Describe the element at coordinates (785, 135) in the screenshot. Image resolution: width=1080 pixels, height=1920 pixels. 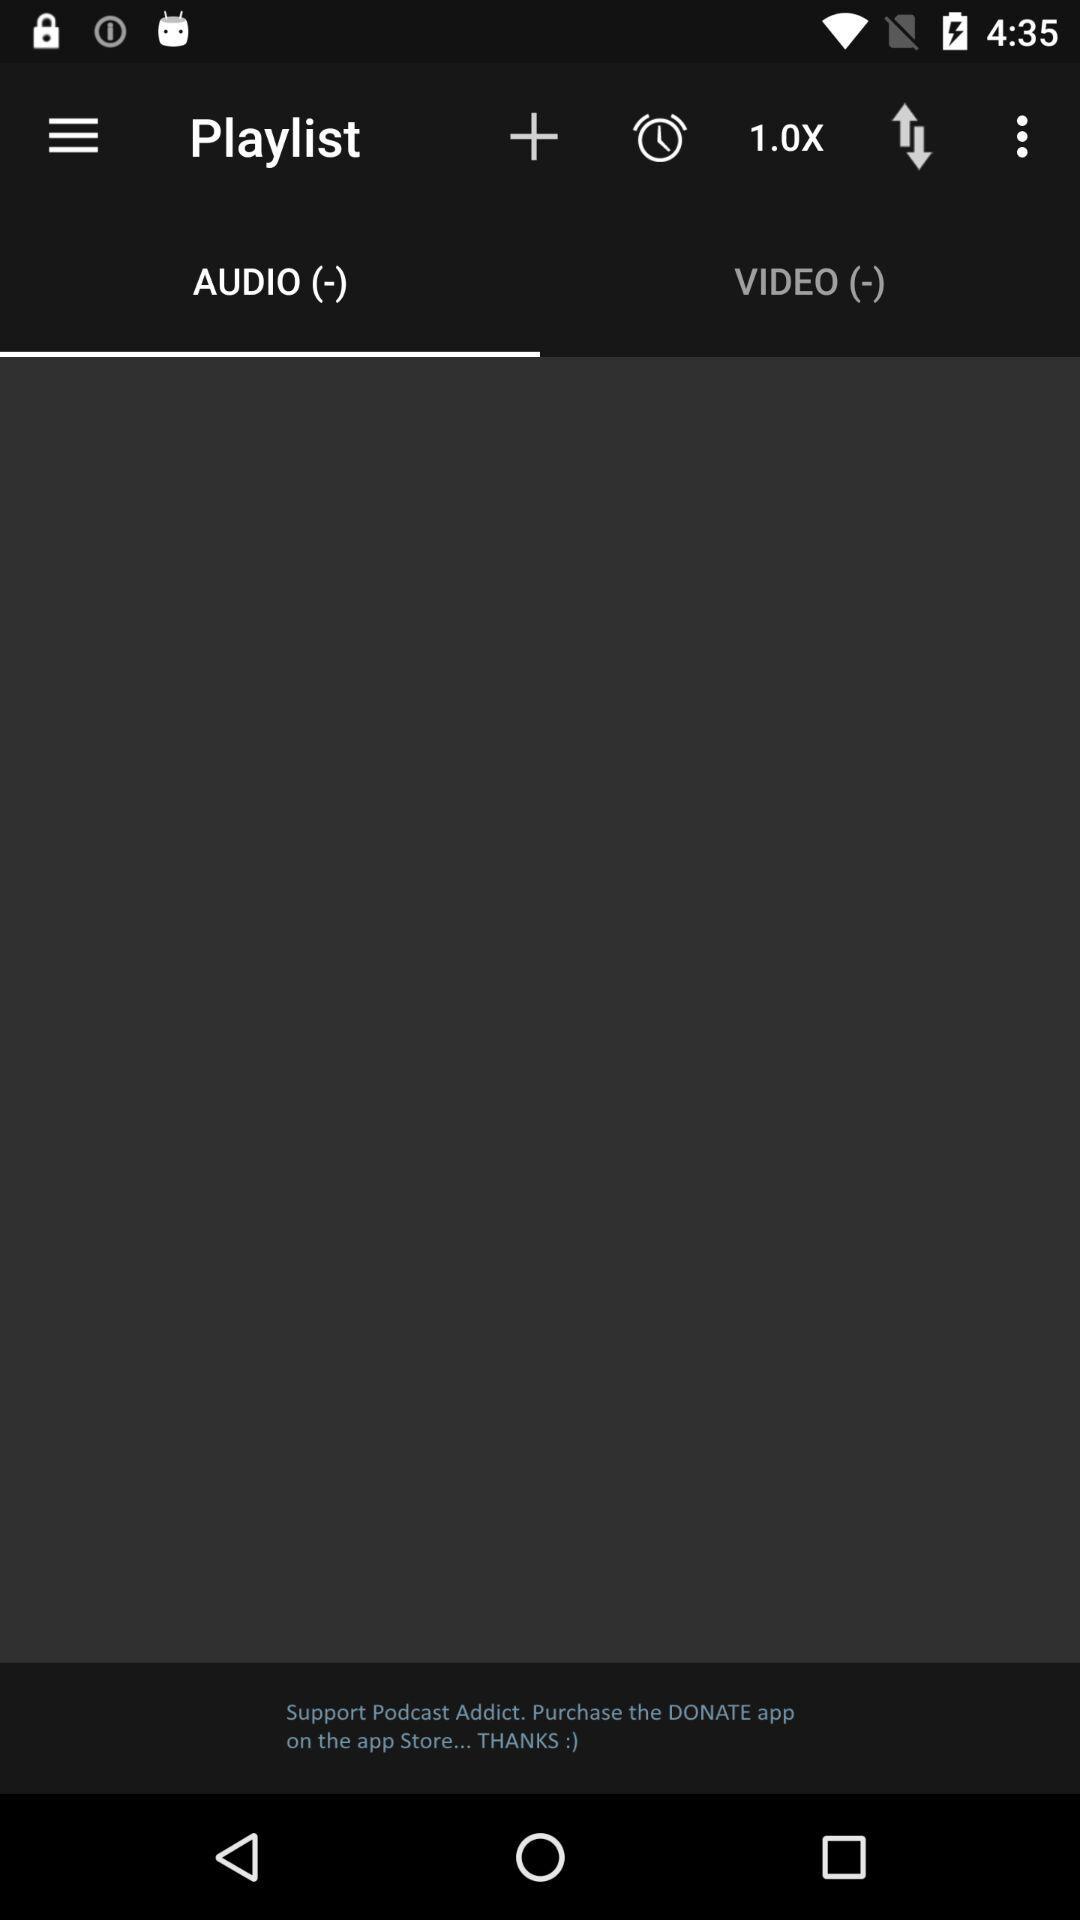
I see `the 1.0x` at that location.